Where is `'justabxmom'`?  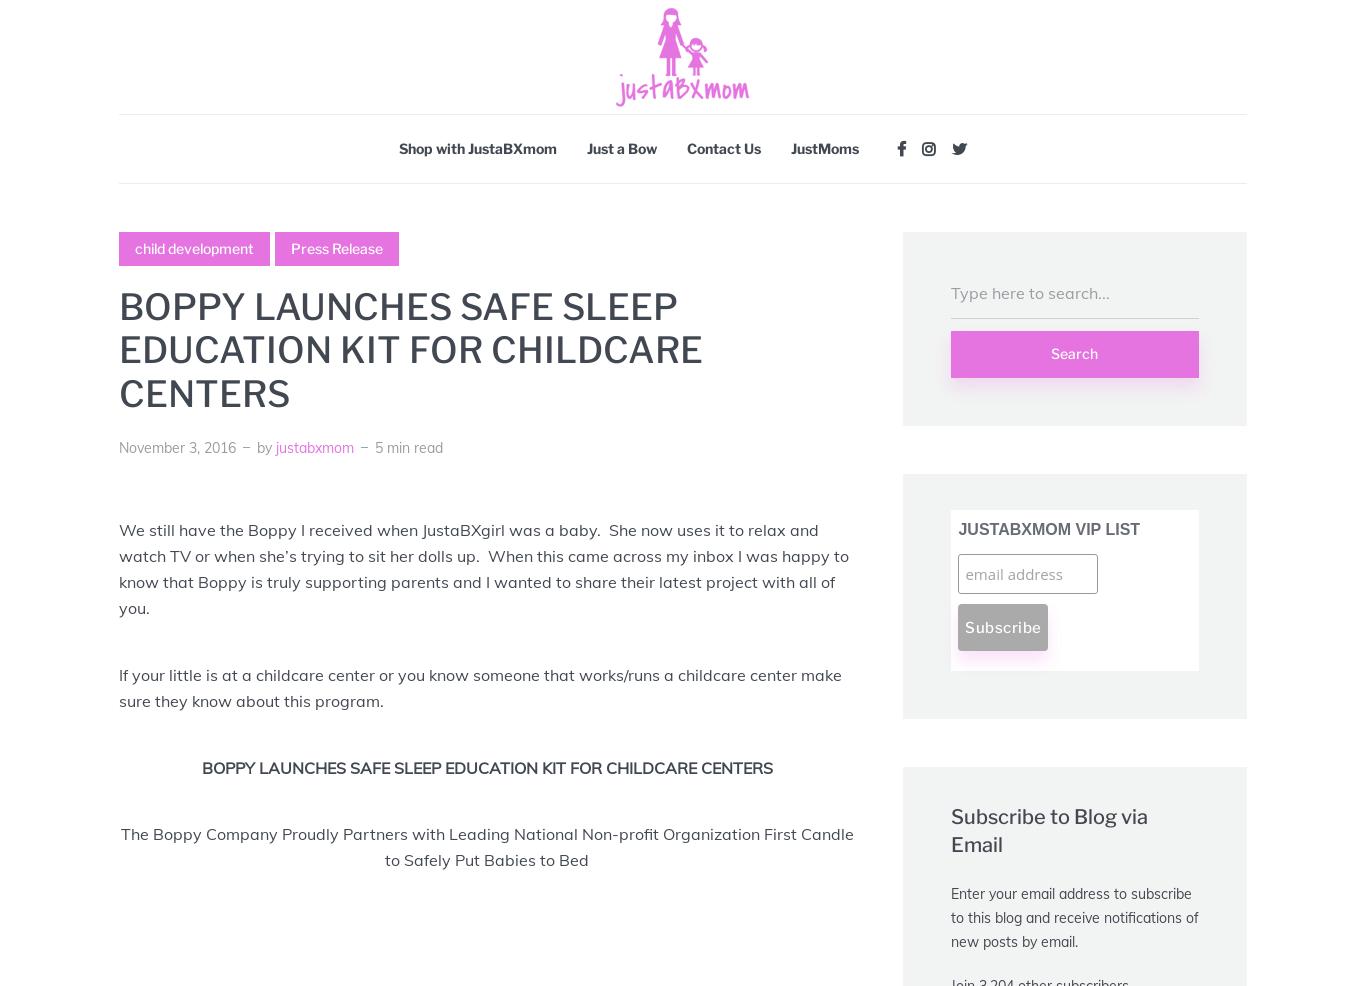
'justabxmom' is located at coordinates (314, 446).